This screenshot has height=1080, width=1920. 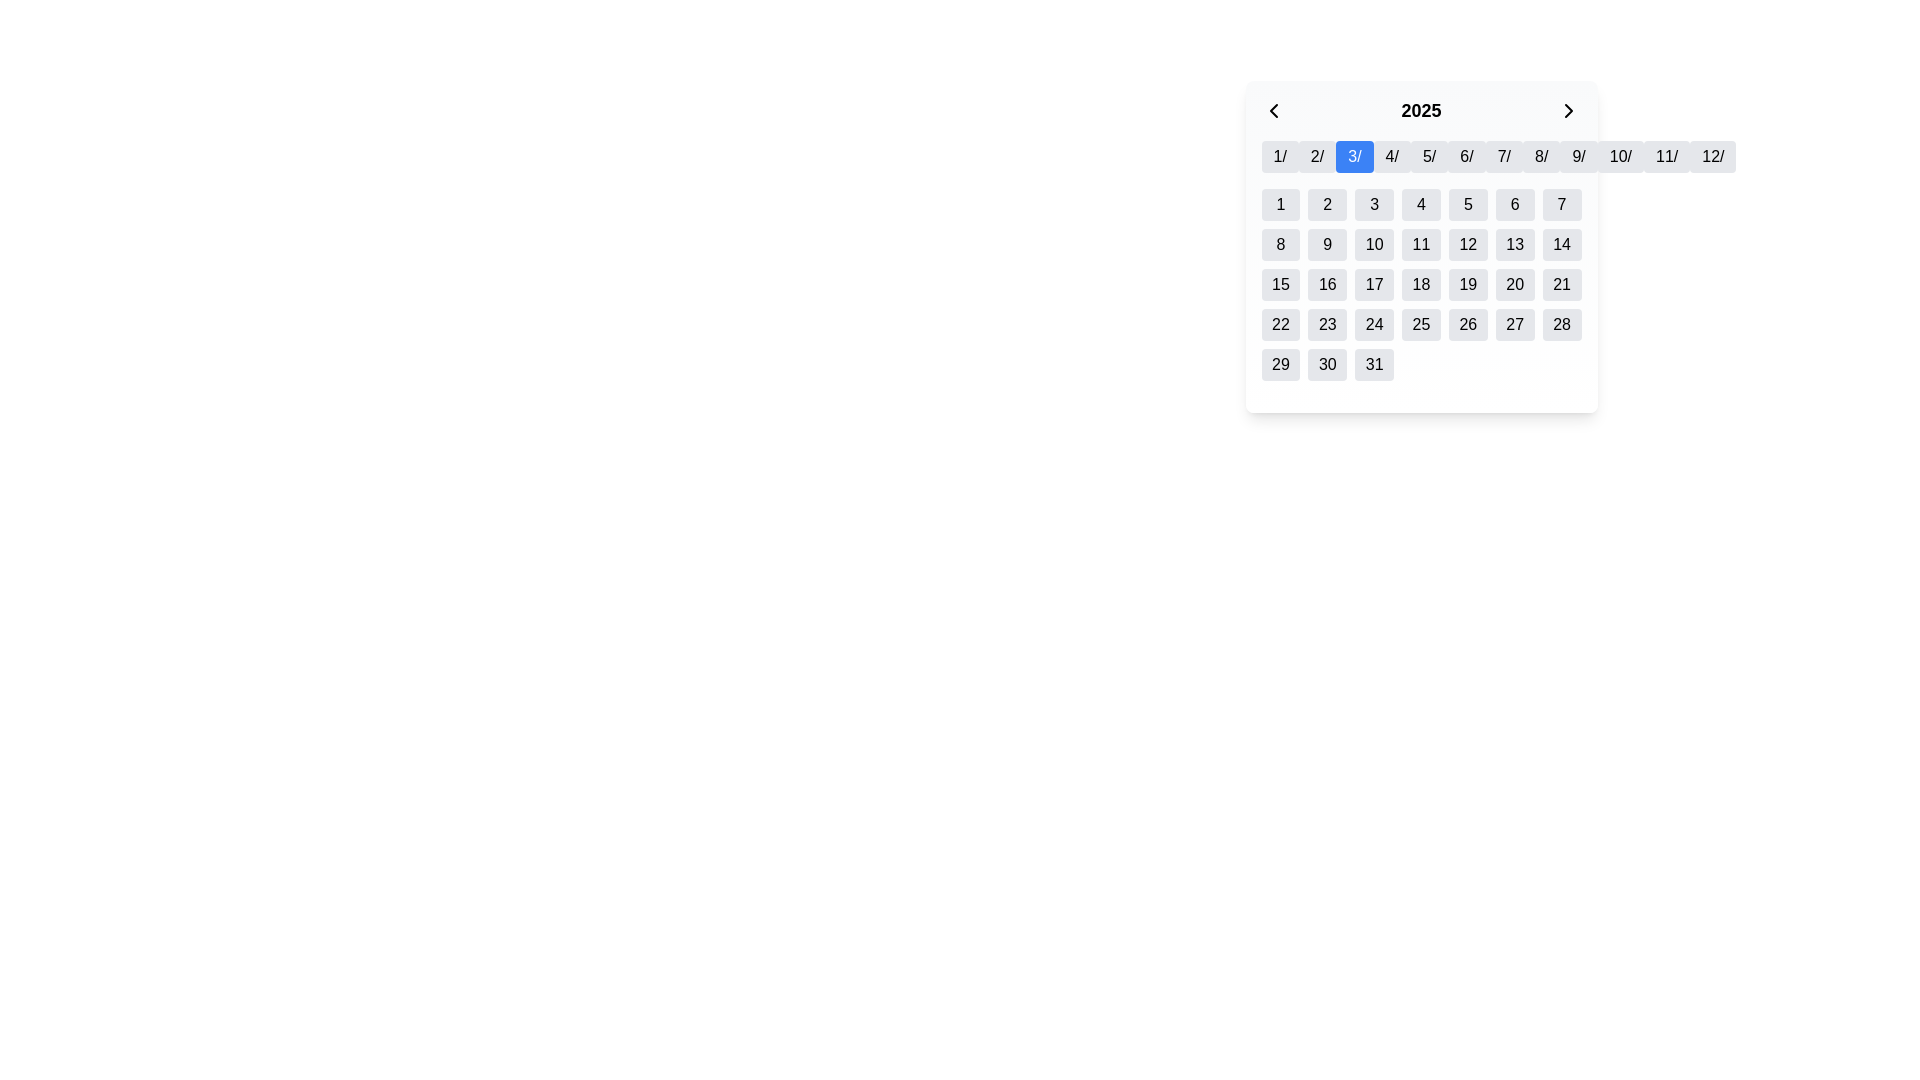 I want to click on the button with the text '16' in a calendar grid layout, so click(x=1327, y=285).